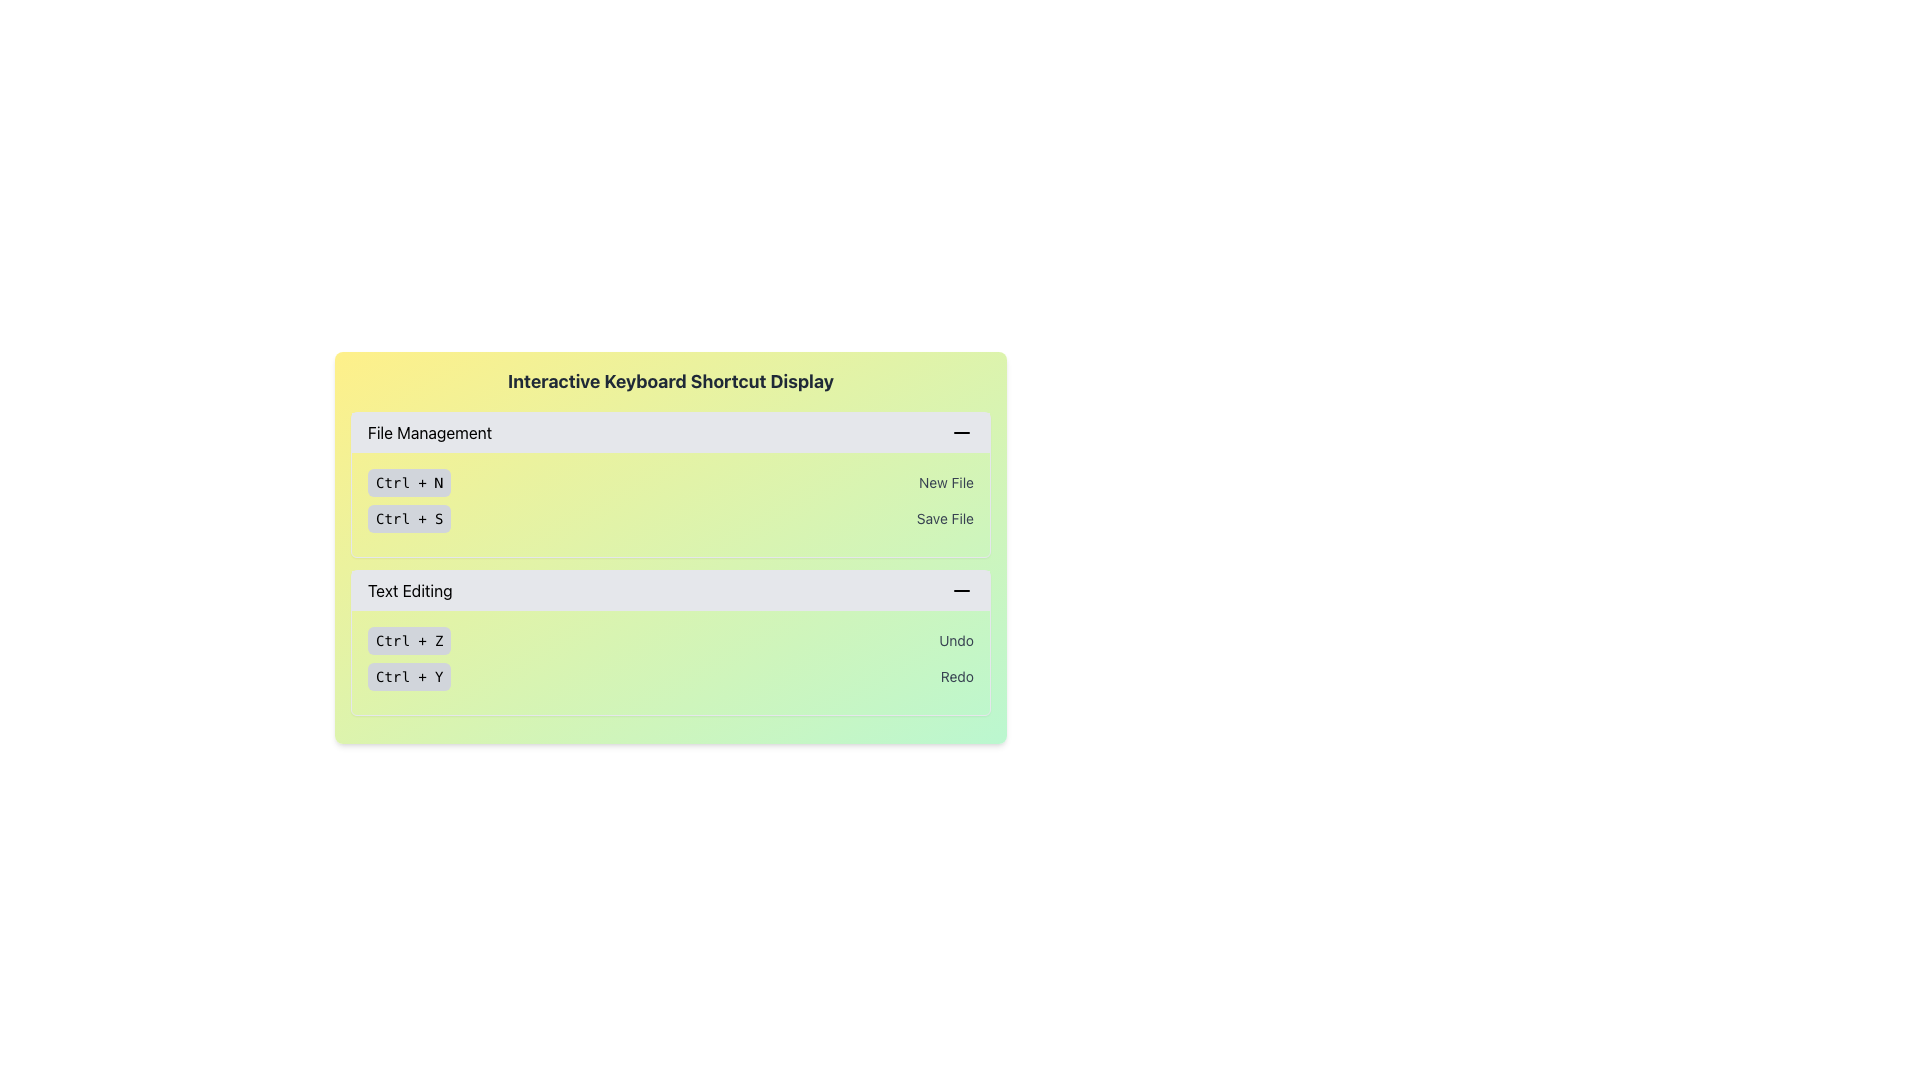 The width and height of the screenshot is (1920, 1080). Describe the element at coordinates (961, 431) in the screenshot. I see `the action icon located at the upper-right corner of the 'File Management' section to minimize the section` at that location.